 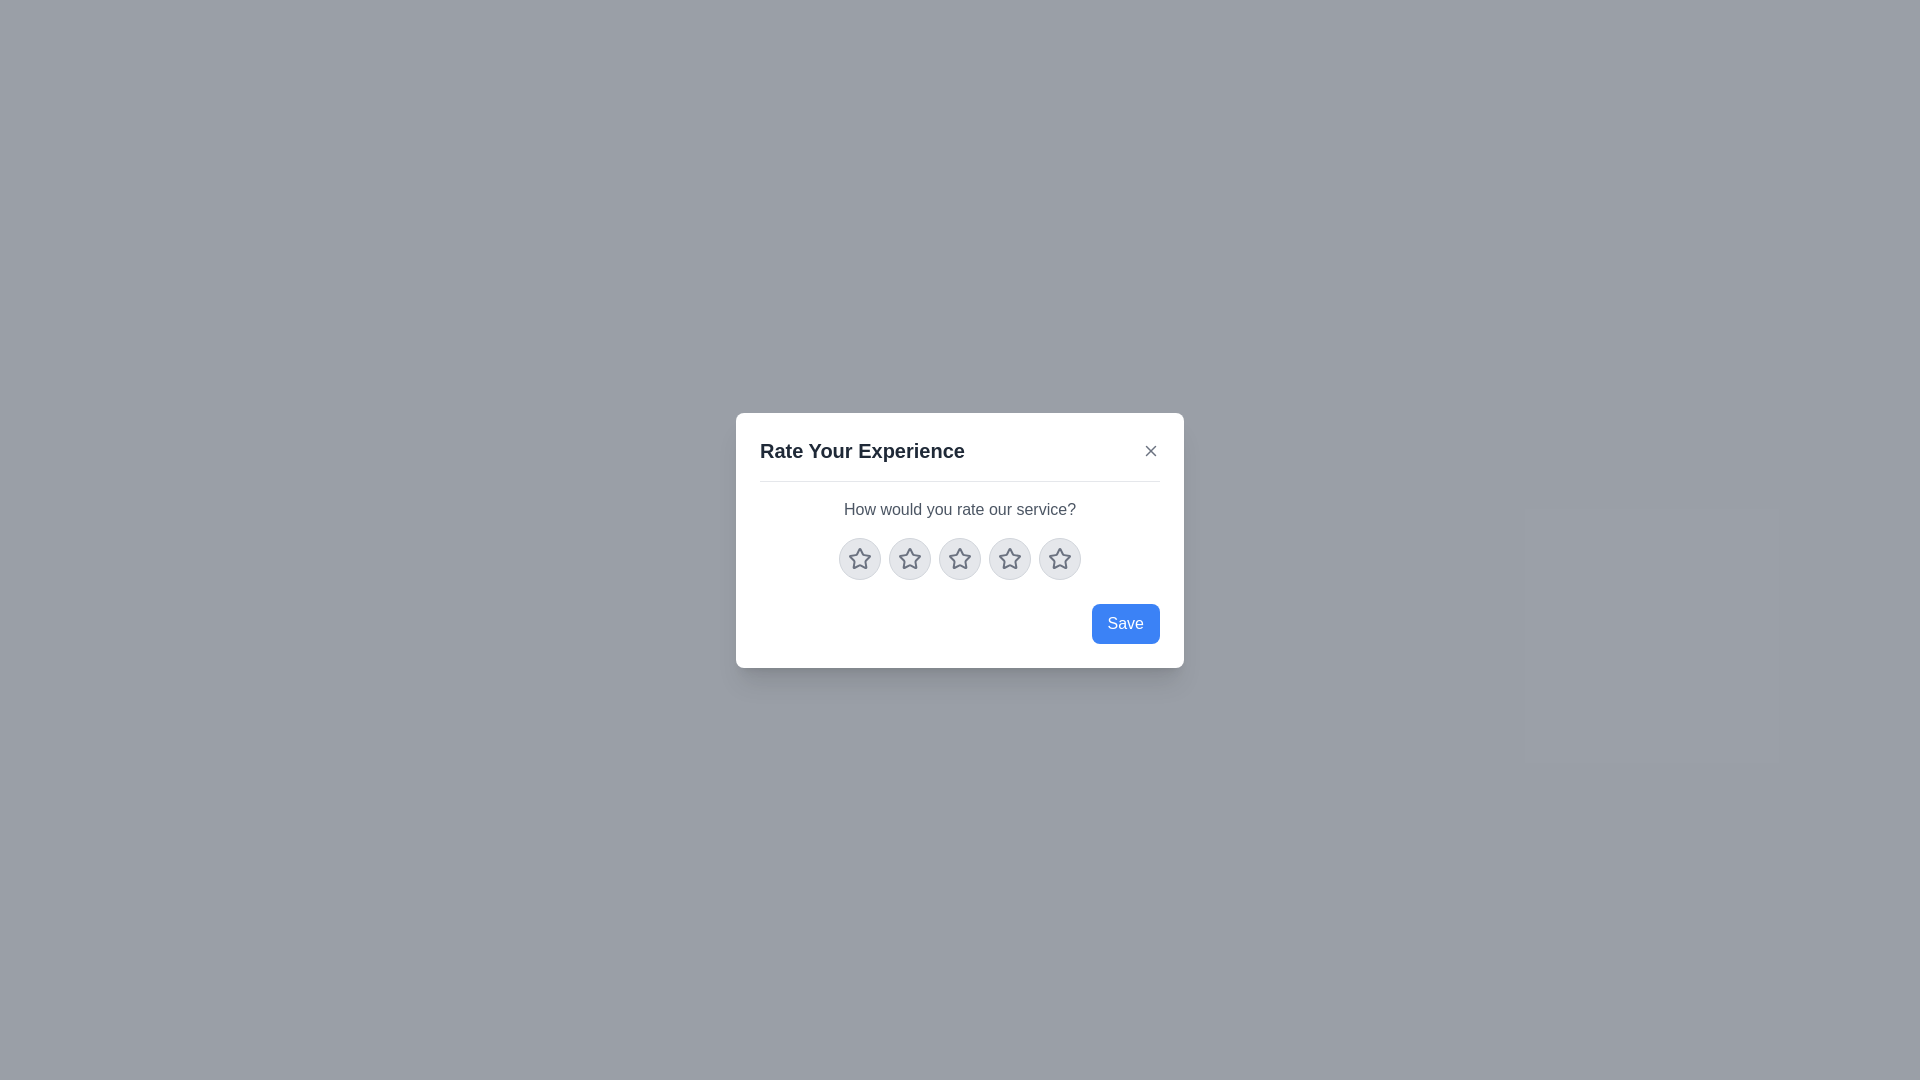 I want to click on the 'Save' button to submit the rating, so click(x=1125, y=622).